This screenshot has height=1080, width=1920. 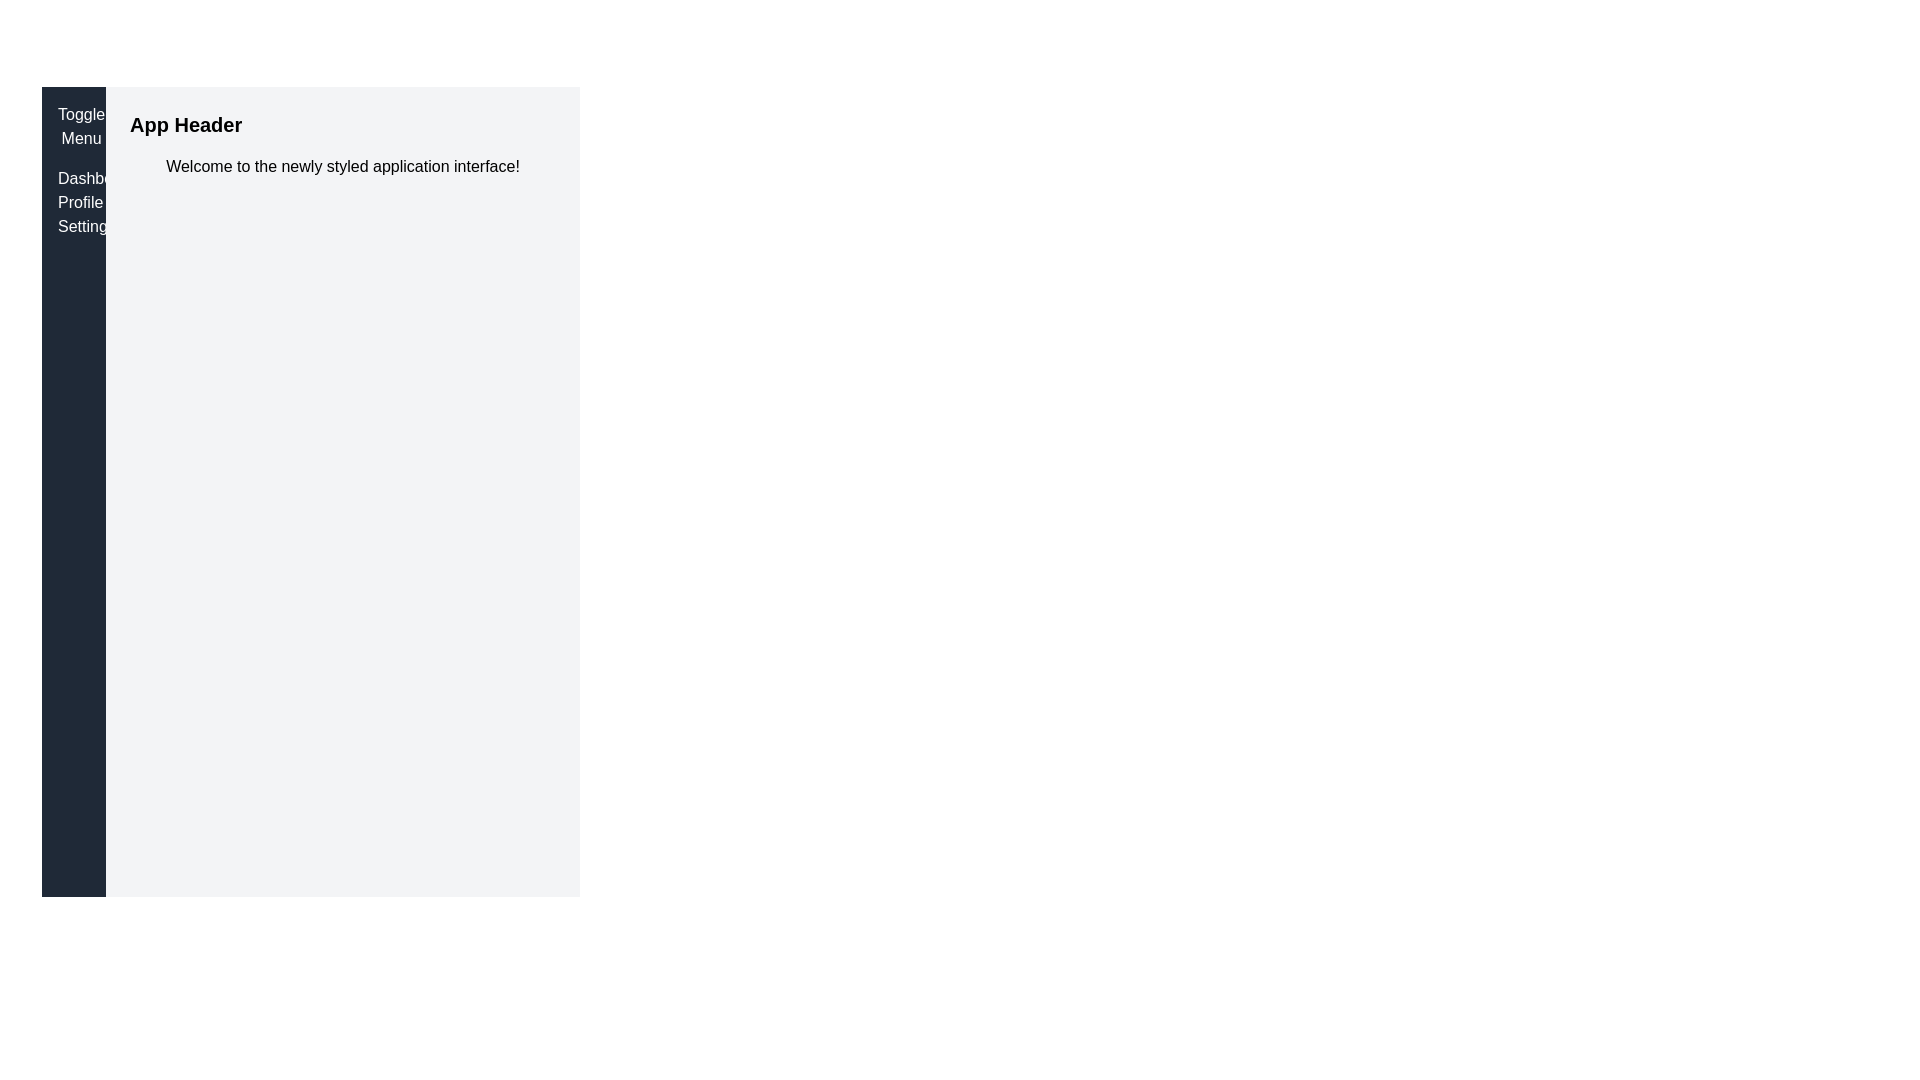 What do you see at coordinates (73, 203) in the screenshot?
I see `the 'Profile' menu item in the sidebar, which is styled with a dark background and white text, located between 'Dashboard' and 'Settings'` at bounding box center [73, 203].